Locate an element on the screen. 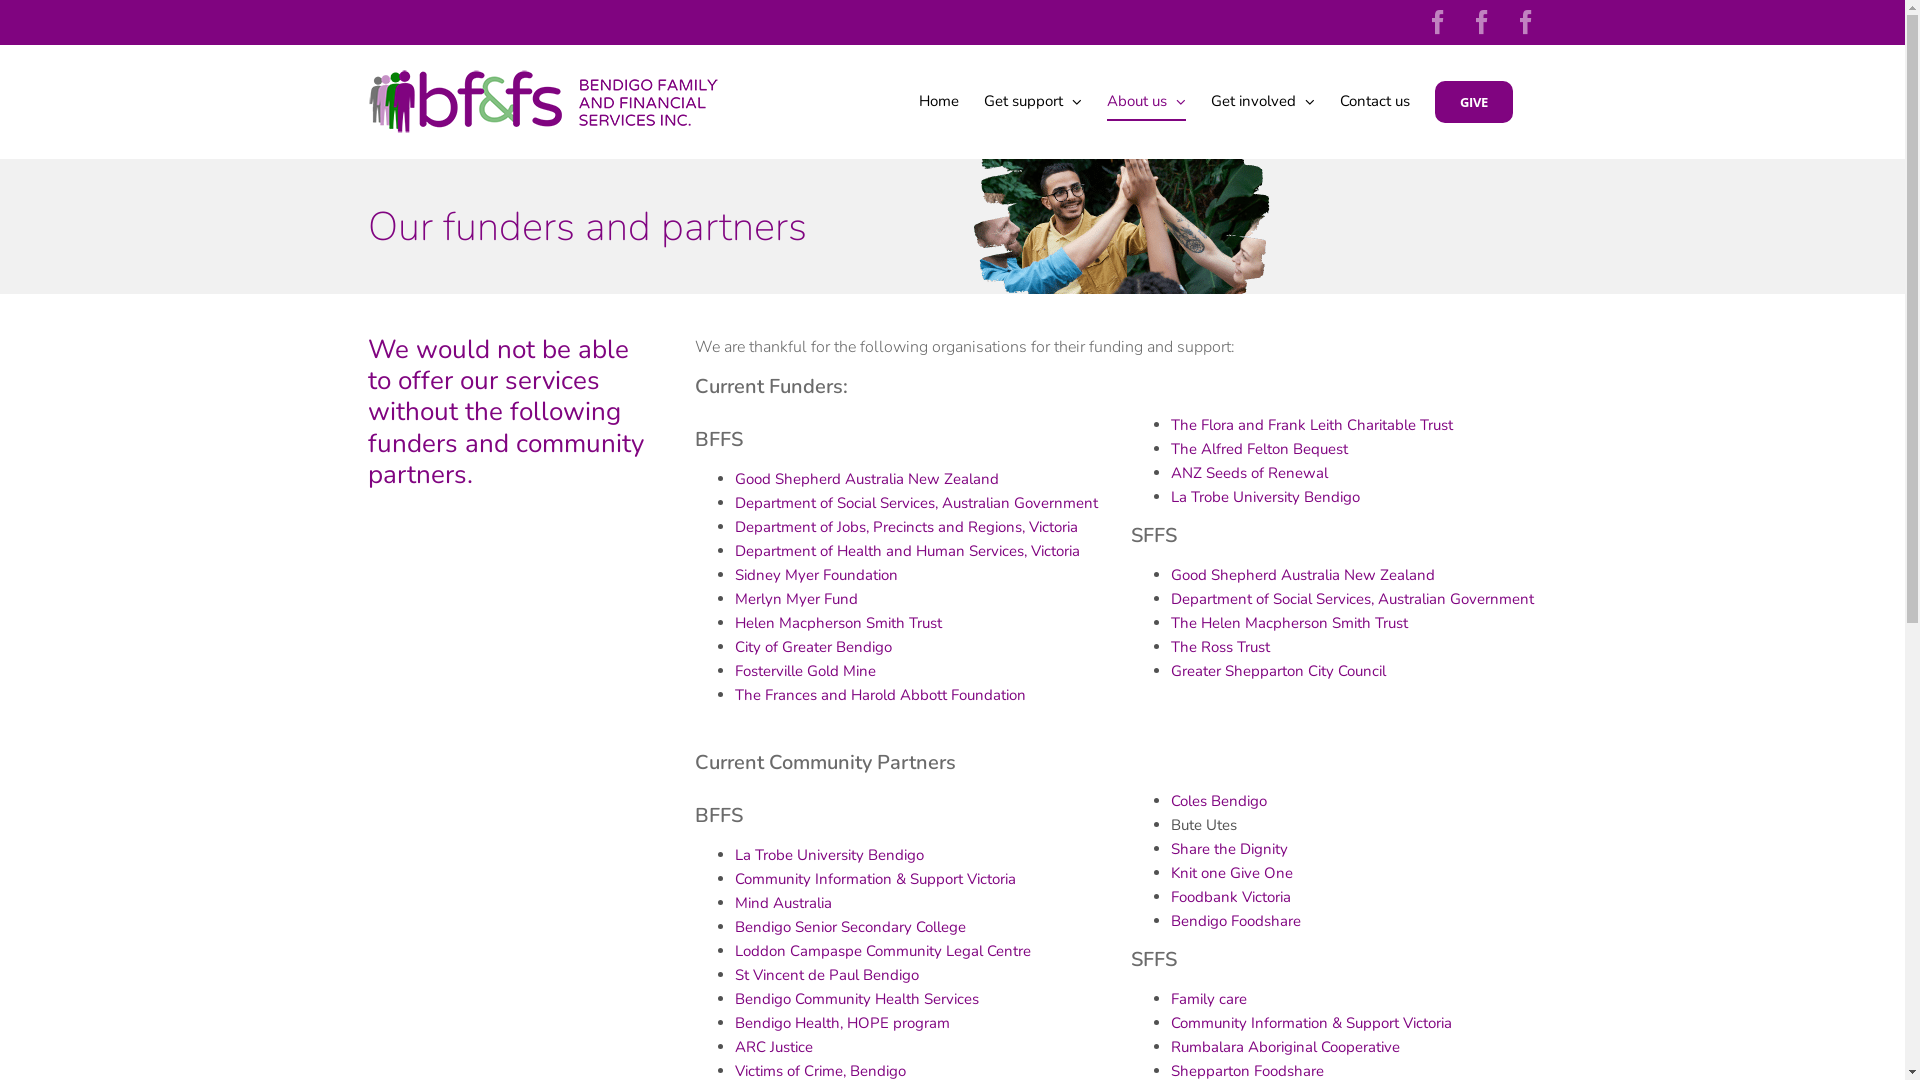 The width and height of the screenshot is (1920, 1080). 'Department of Health and Human Services, Victoria' is located at coordinates (906, 551).